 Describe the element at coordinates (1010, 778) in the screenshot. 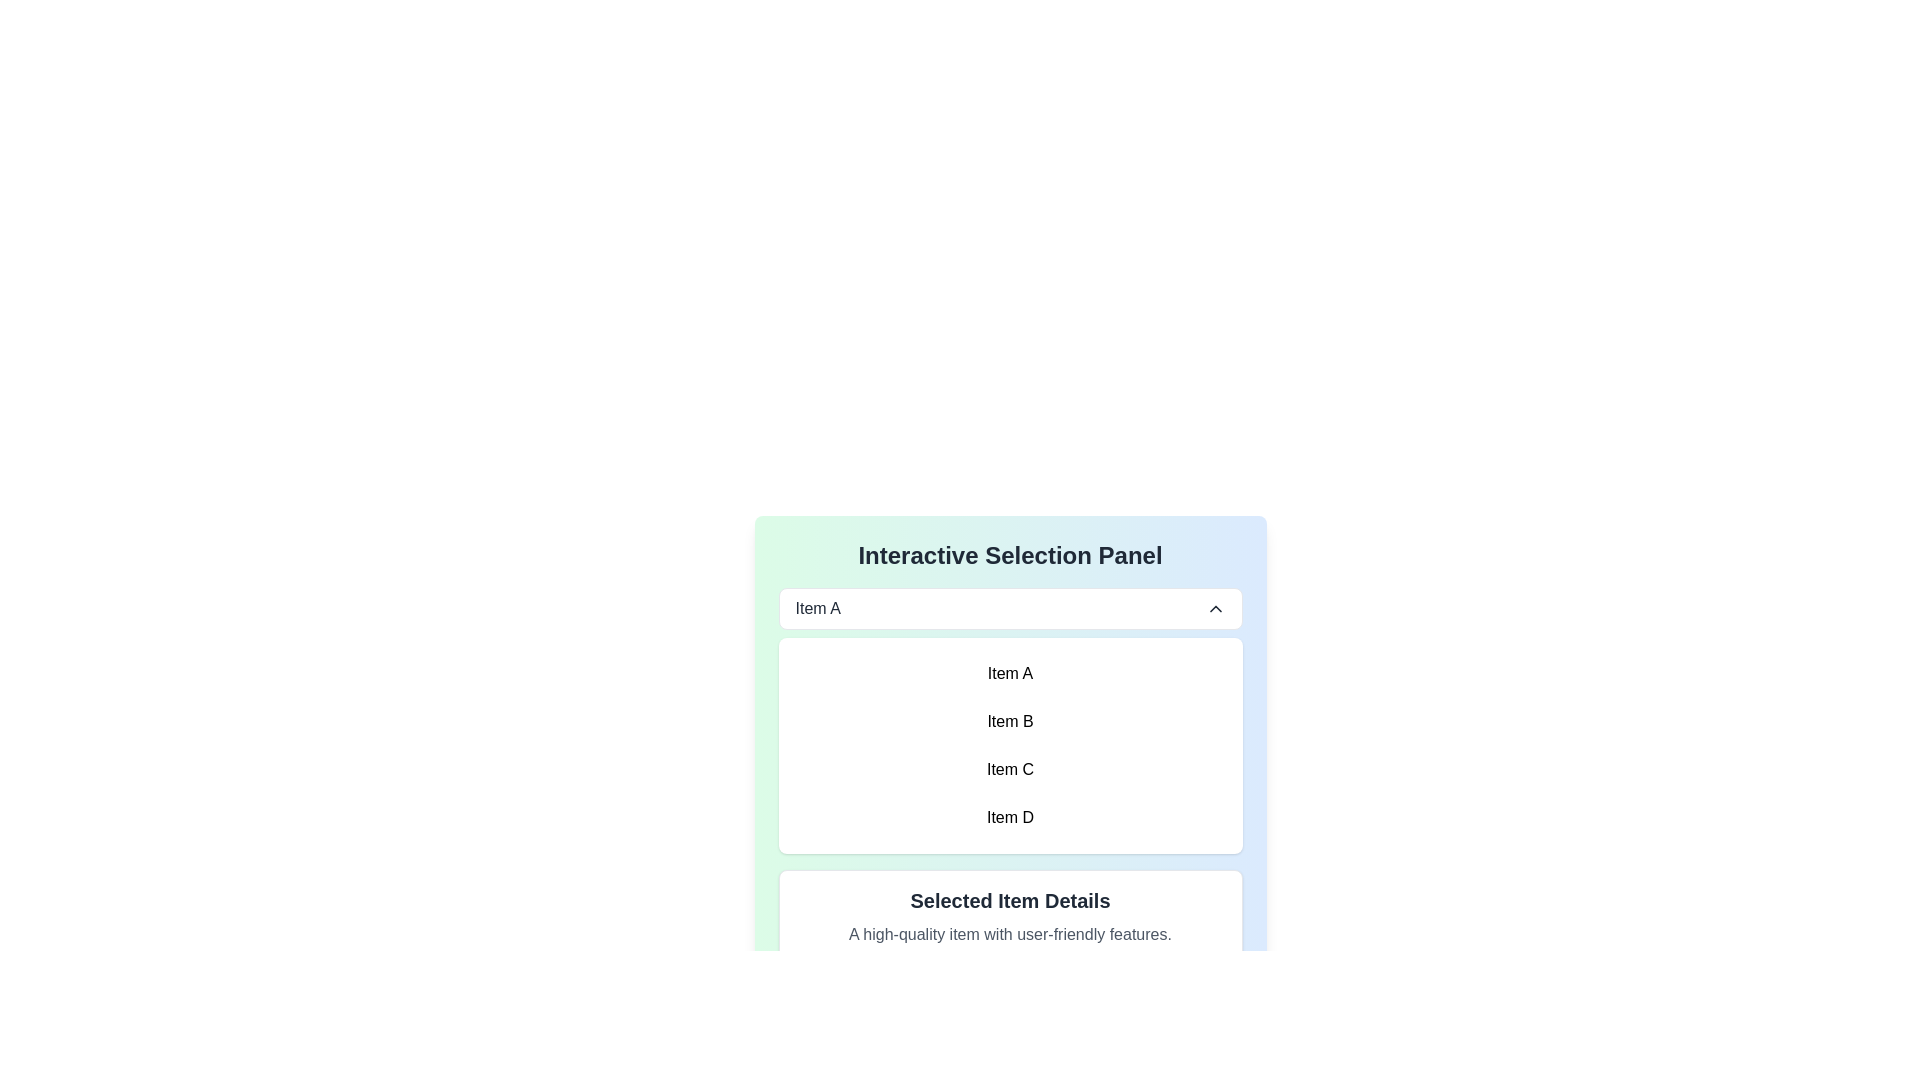

I see `the selectable item 'Item C' in the dropdown menu` at that location.